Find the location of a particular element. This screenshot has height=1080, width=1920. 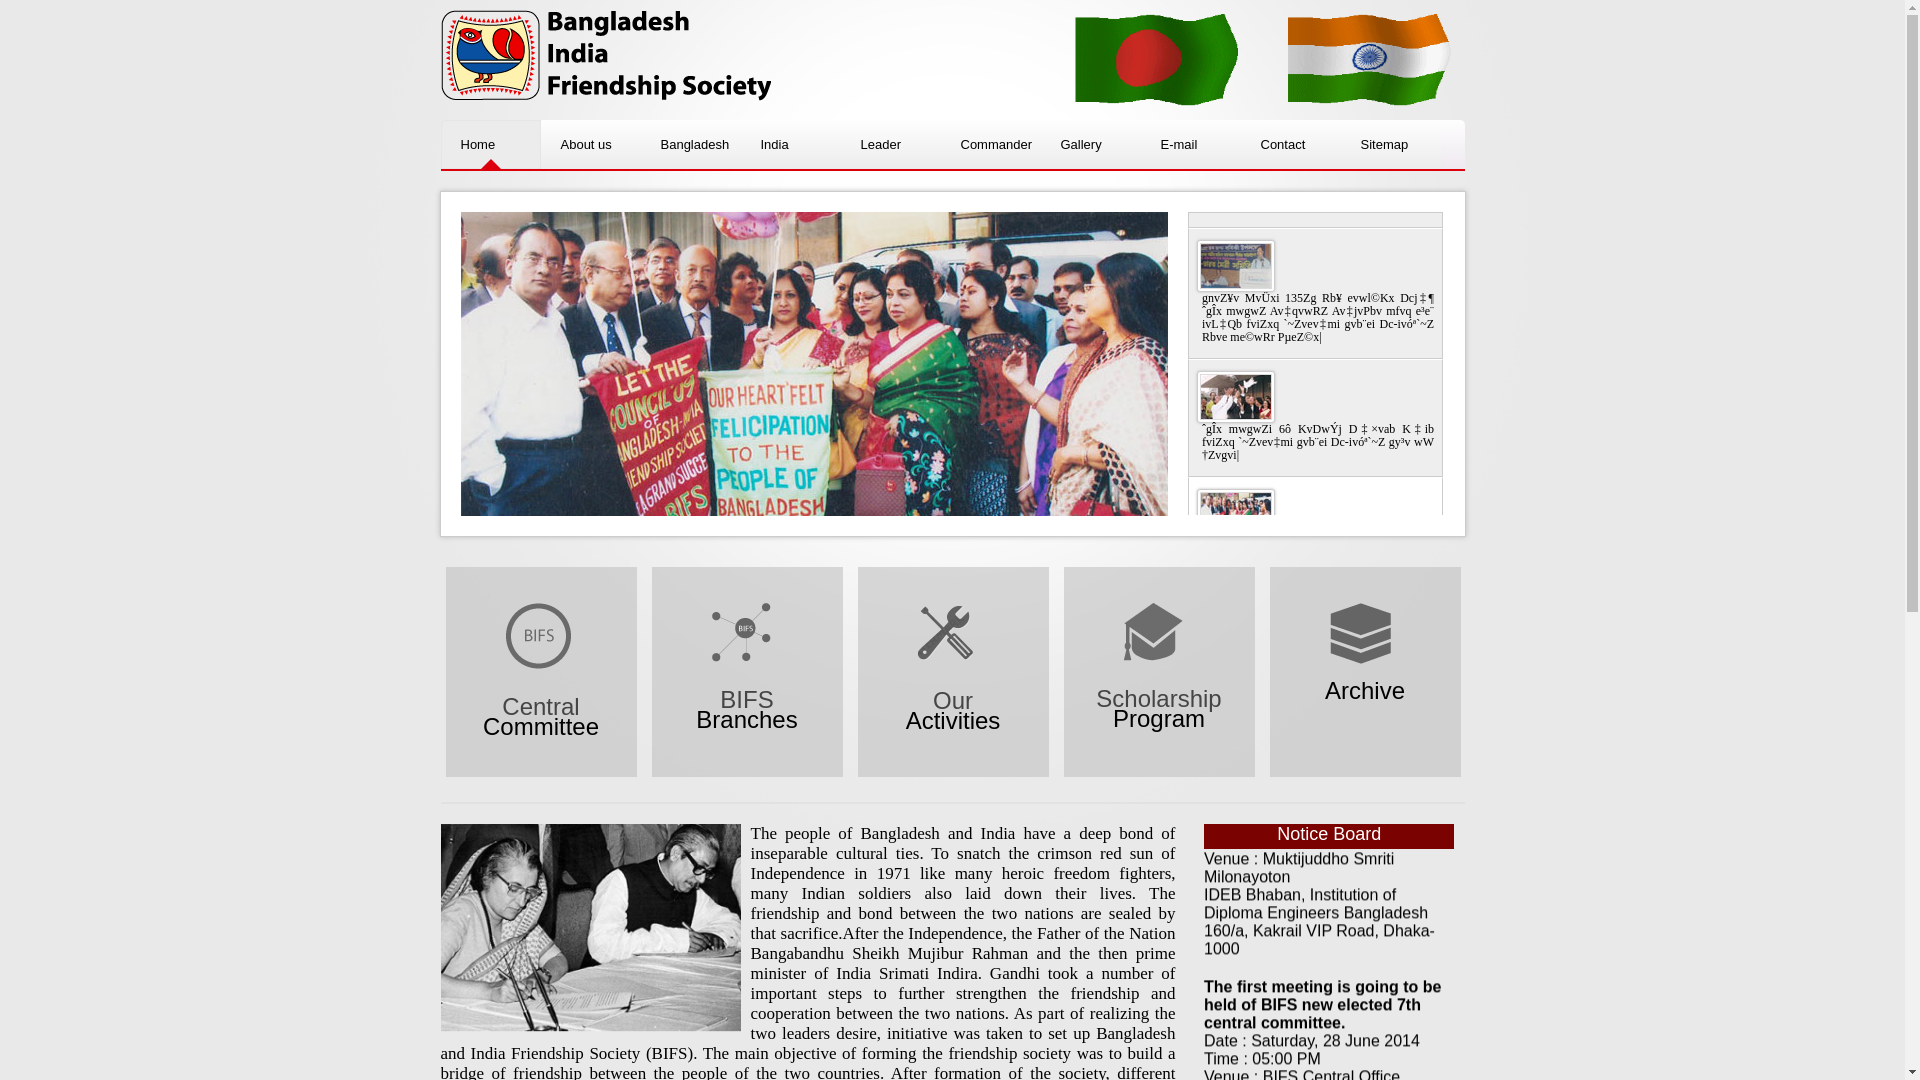

'Central is located at coordinates (541, 689).